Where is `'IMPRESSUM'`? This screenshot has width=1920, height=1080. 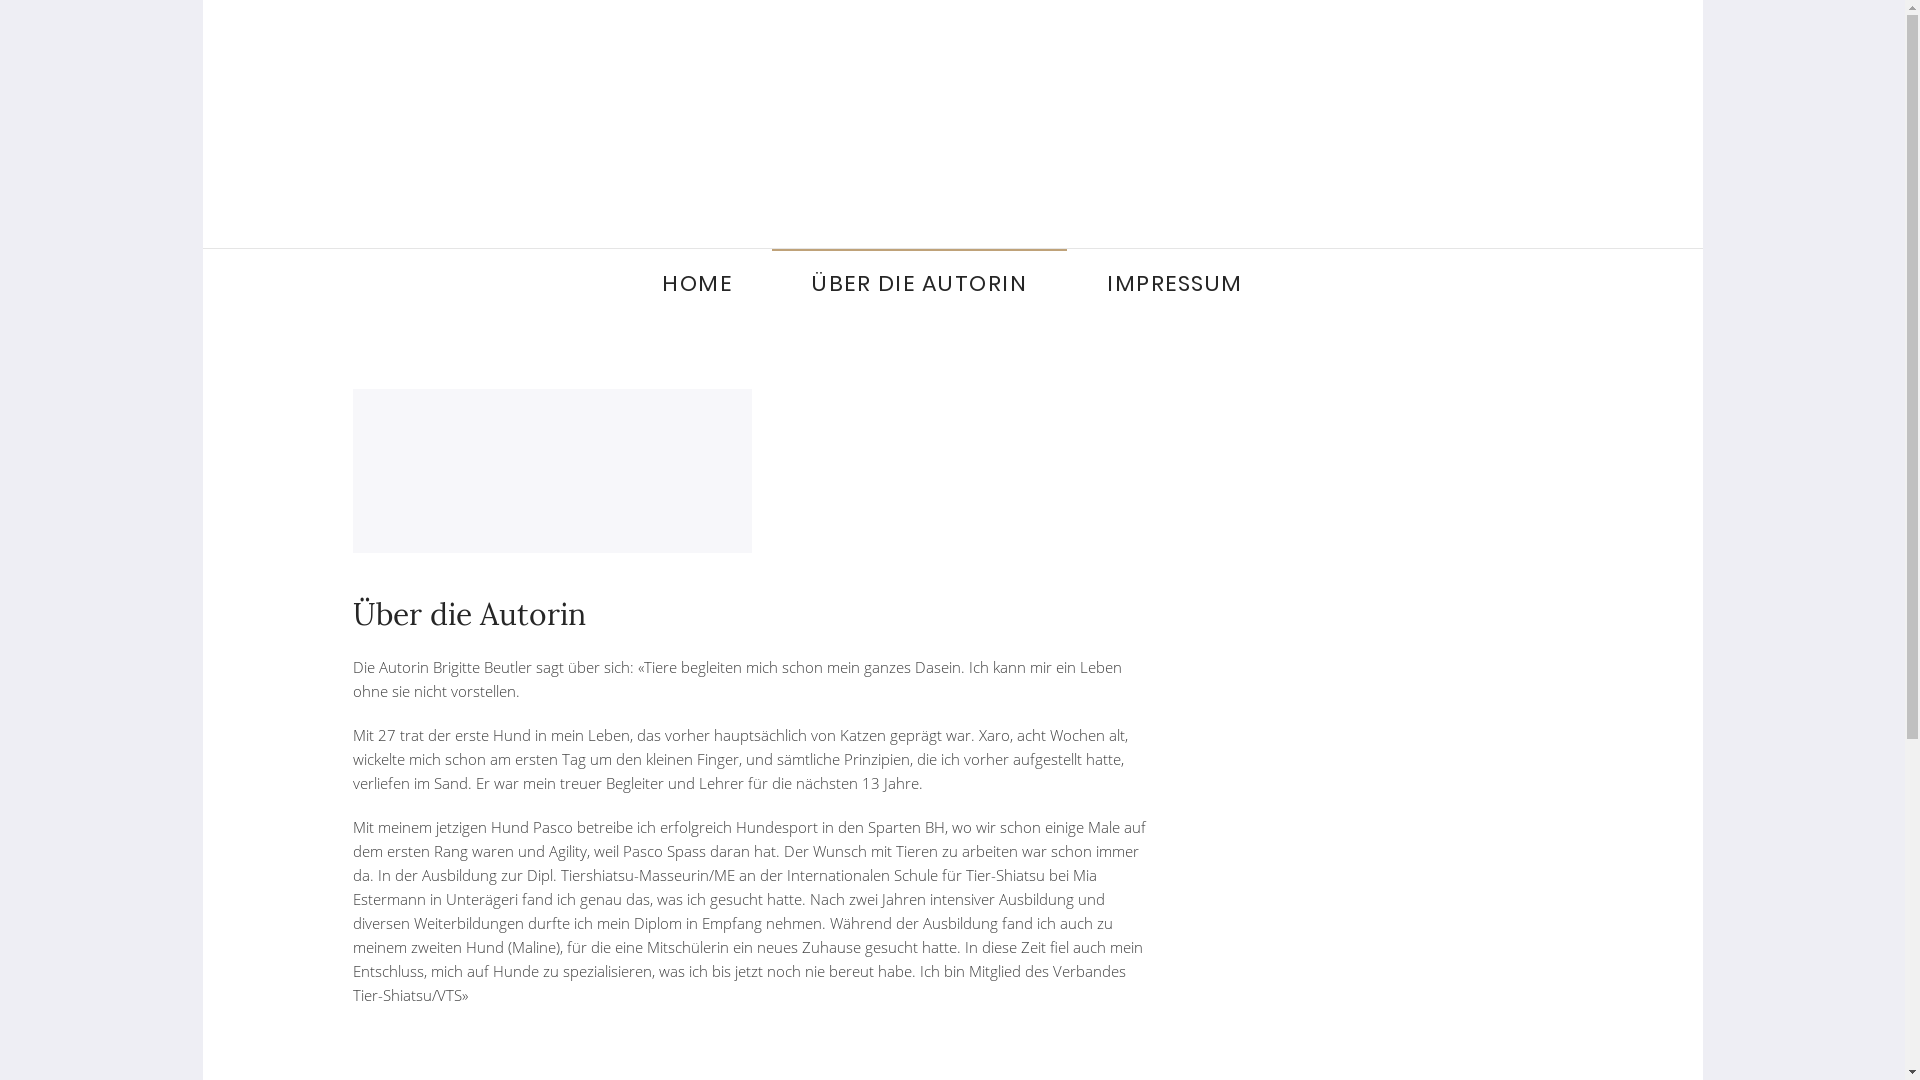
'IMPRESSUM' is located at coordinates (1175, 284).